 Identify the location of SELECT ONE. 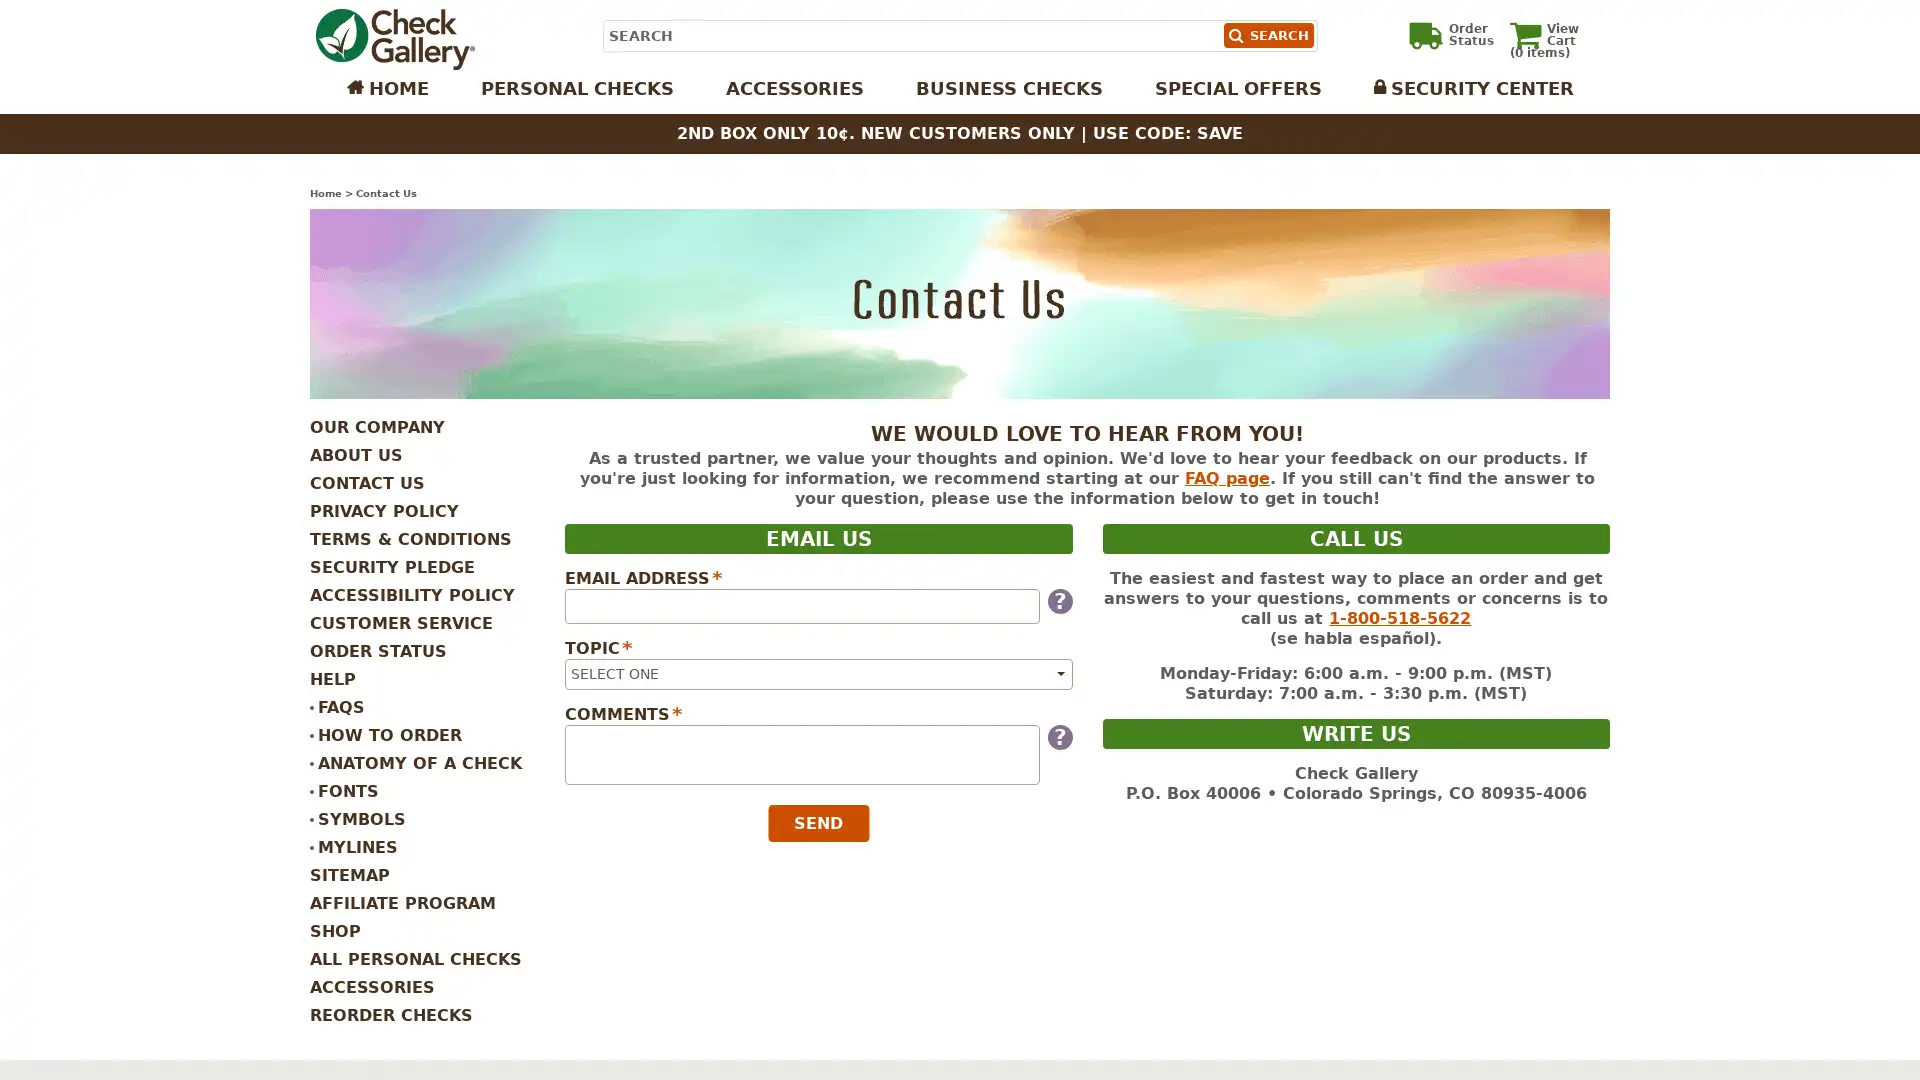
(818, 673).